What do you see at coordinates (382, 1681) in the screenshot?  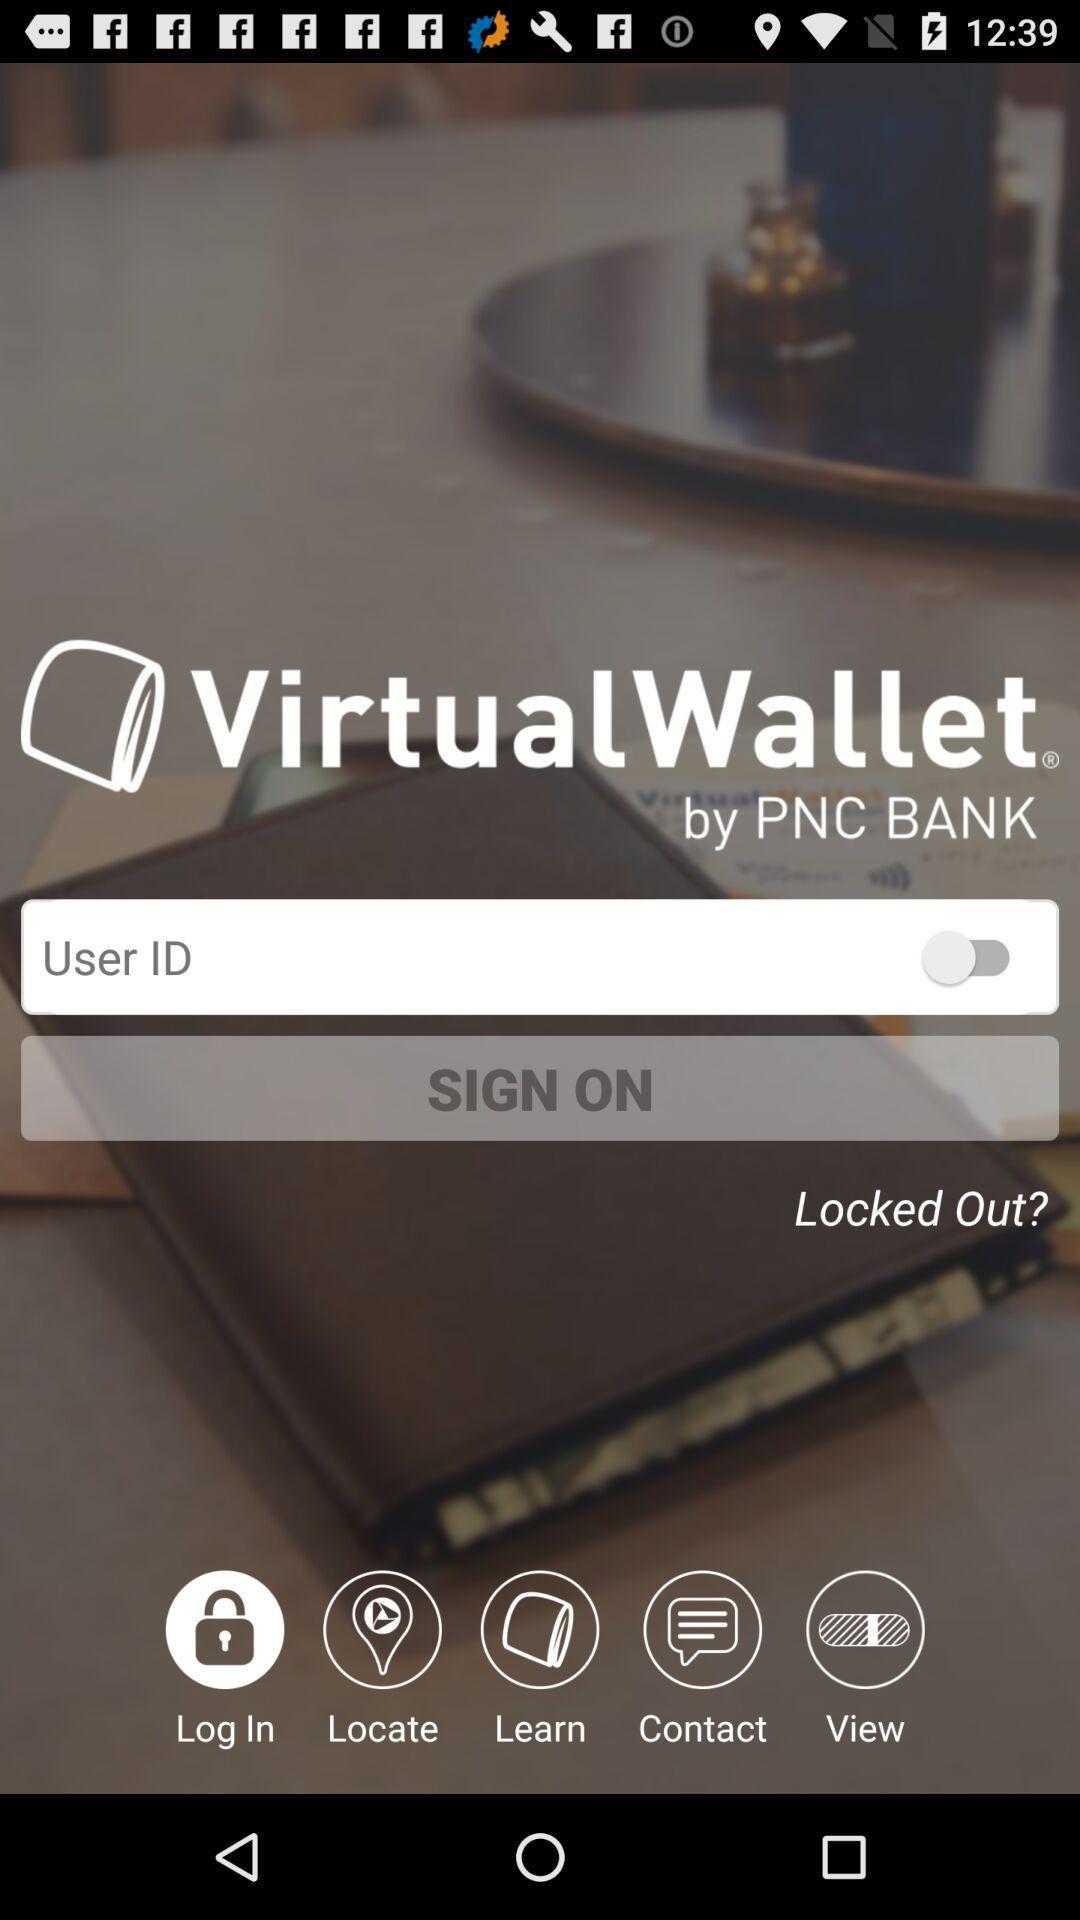 I see `the icon next to learn item` at bounding box center [382, 1681].